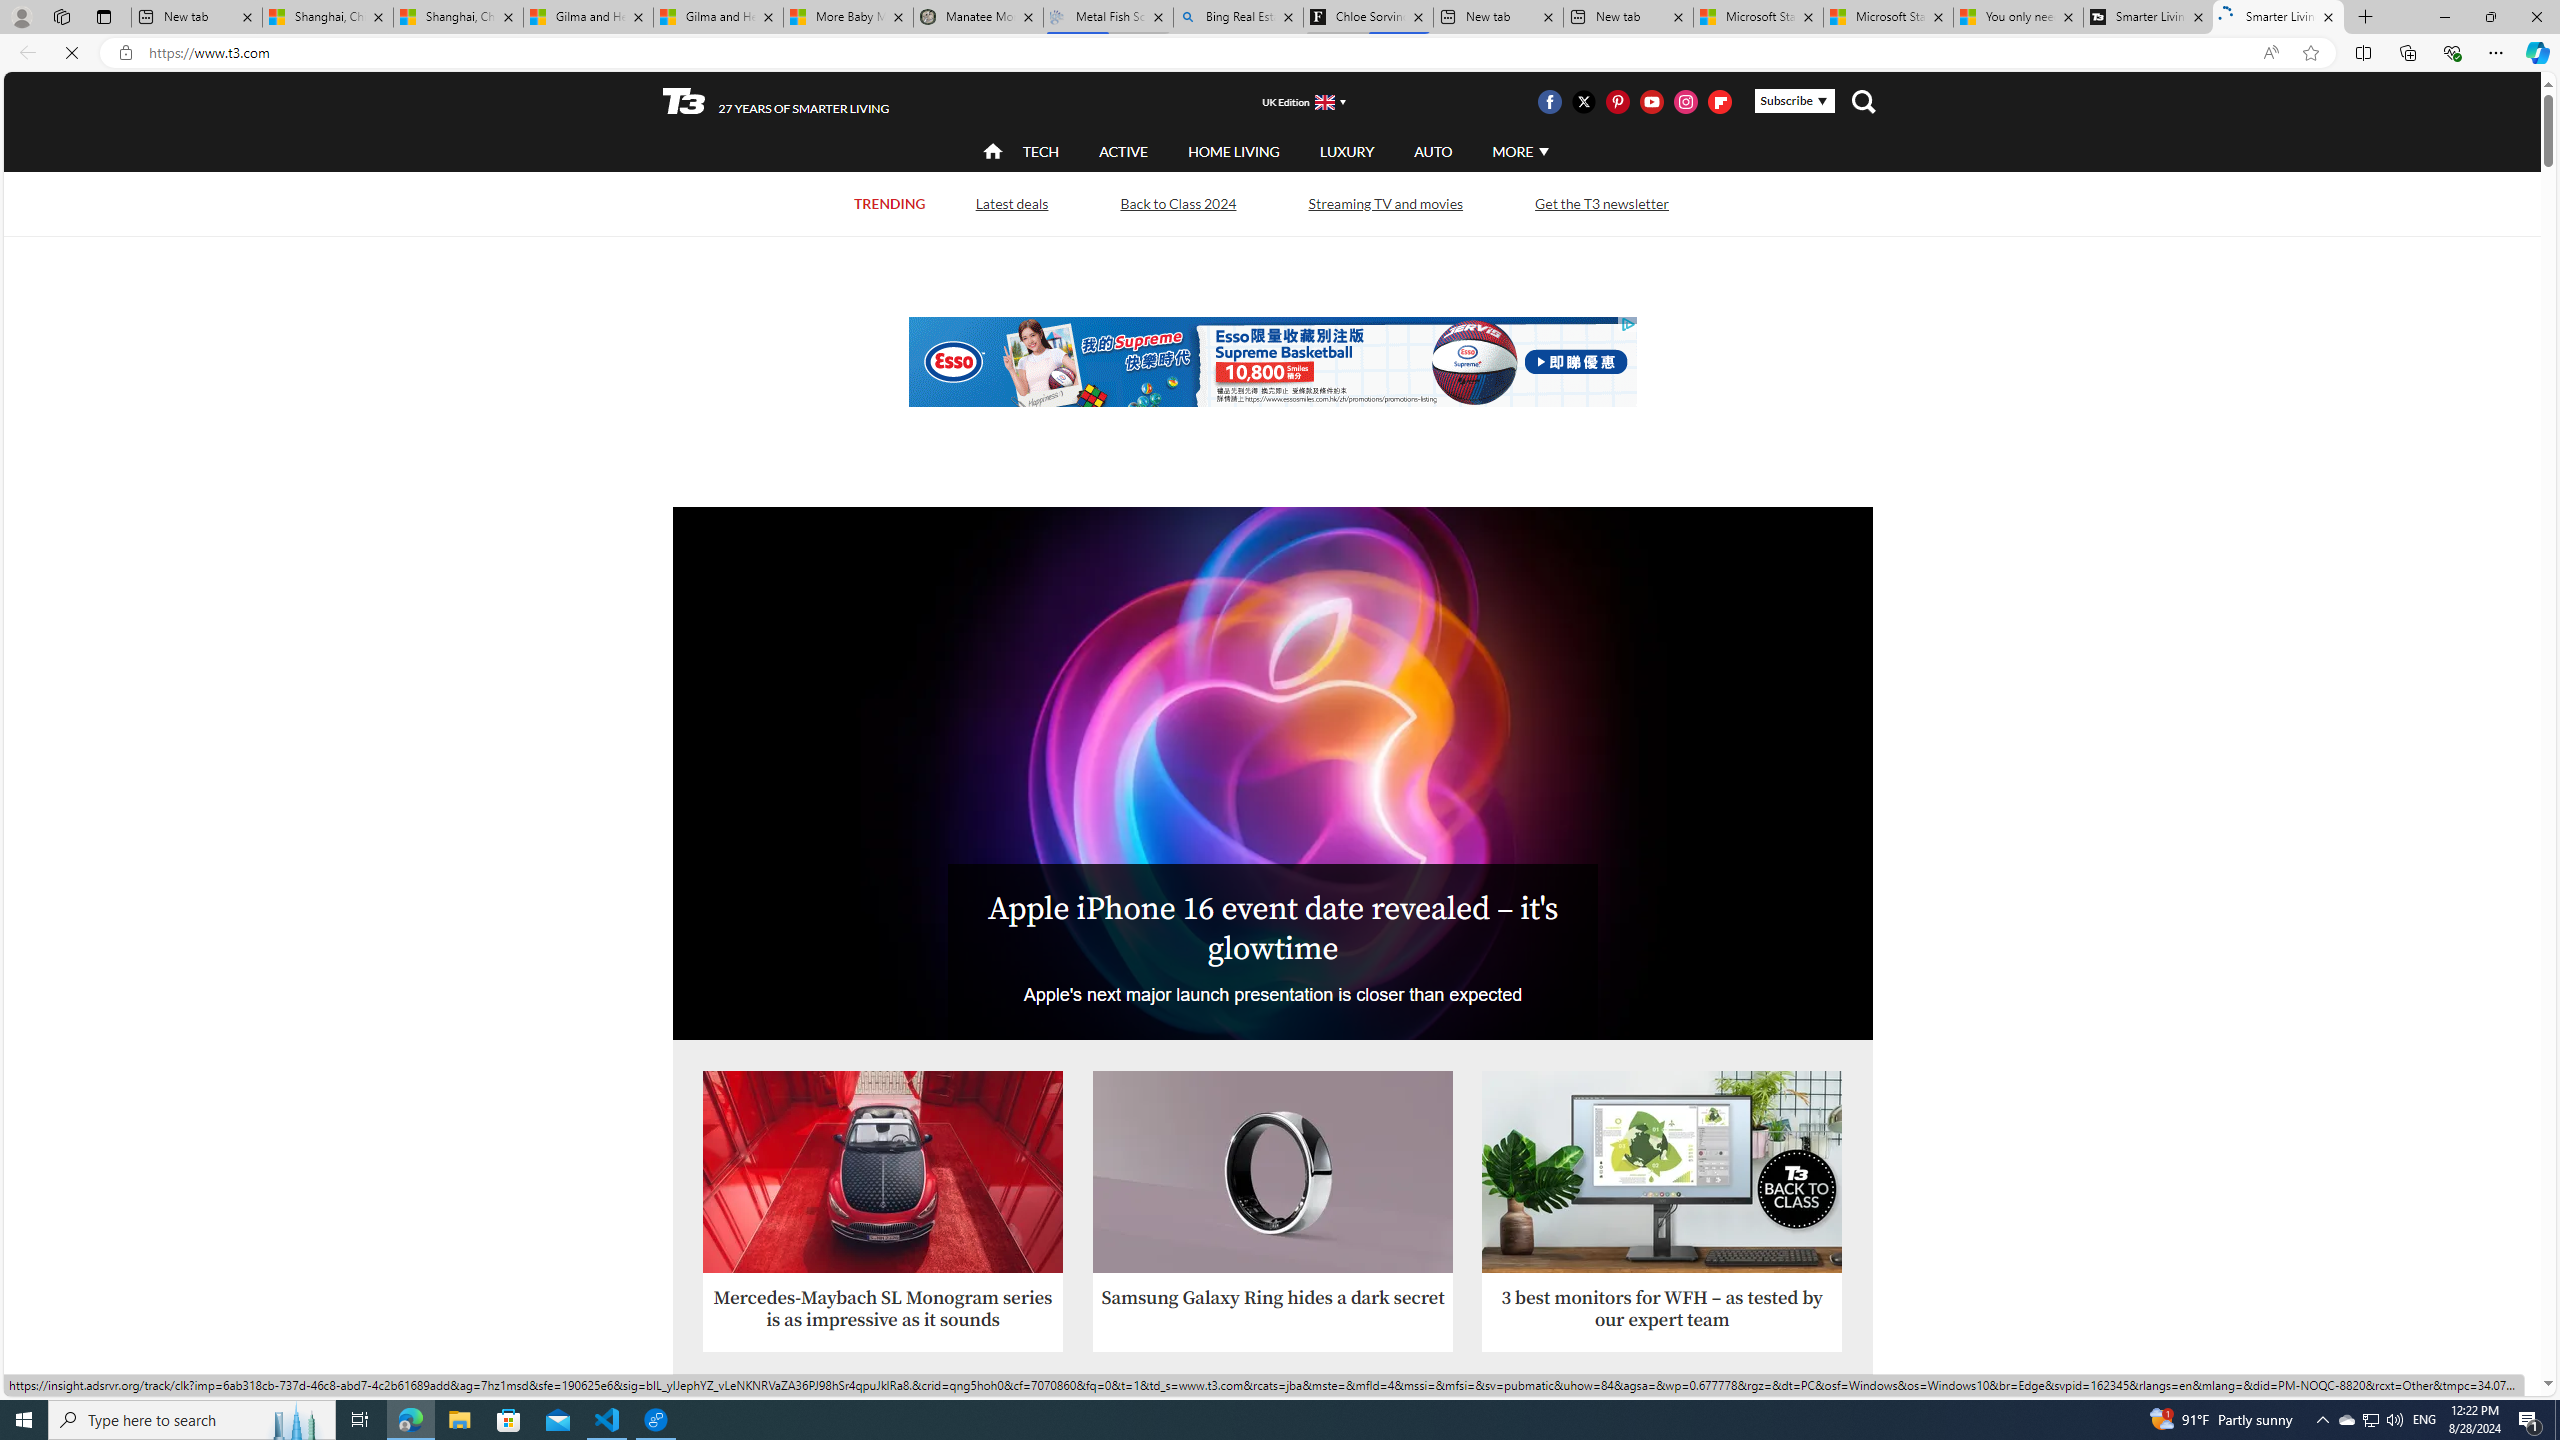  I want to click on 'UK Edition', so click(1295, 102).